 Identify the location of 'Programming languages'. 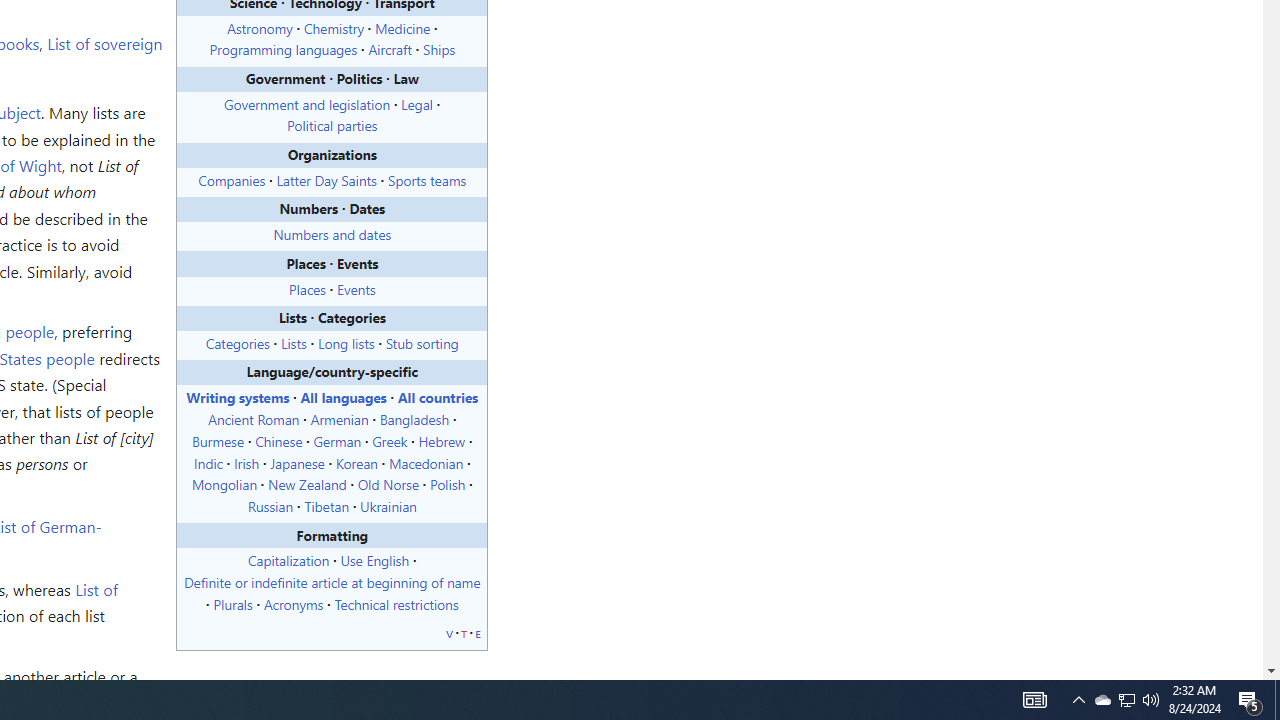
(281, 48).